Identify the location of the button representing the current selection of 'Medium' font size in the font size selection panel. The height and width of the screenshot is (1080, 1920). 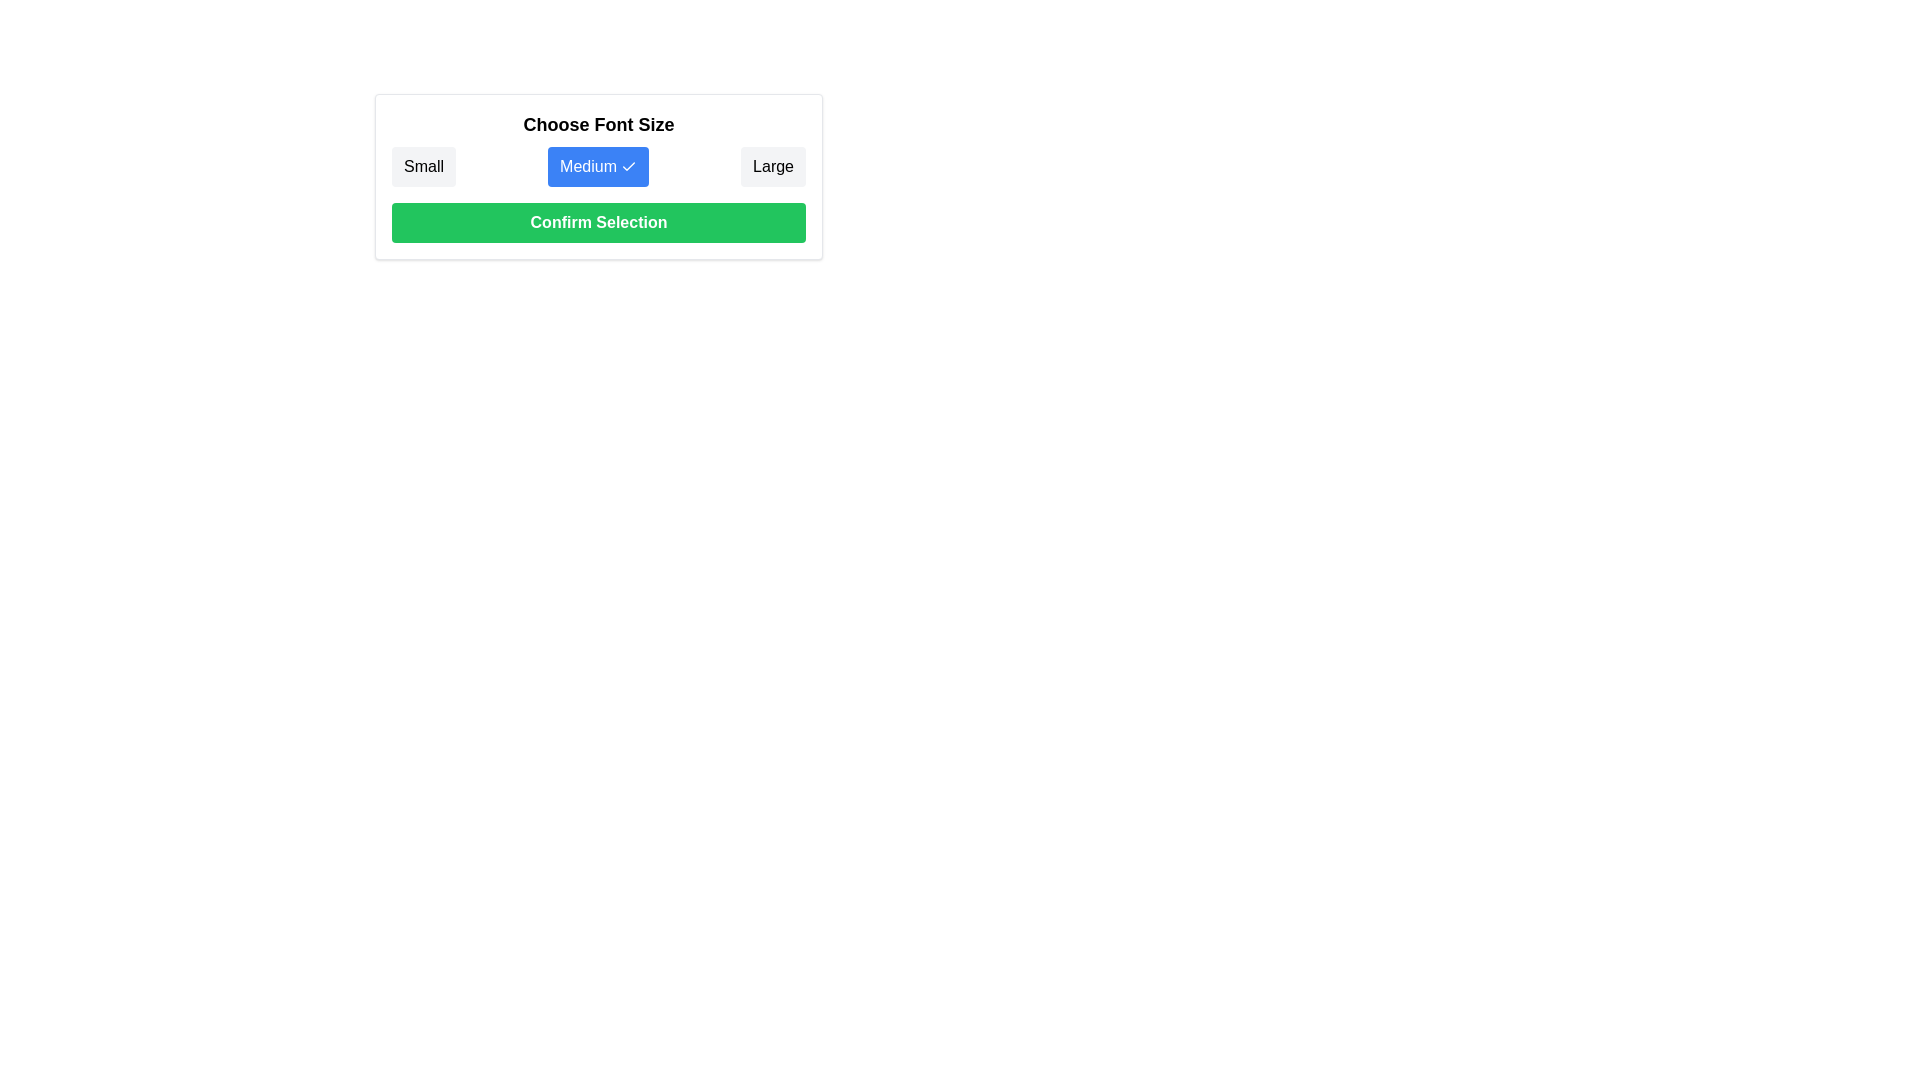
(598, 176).